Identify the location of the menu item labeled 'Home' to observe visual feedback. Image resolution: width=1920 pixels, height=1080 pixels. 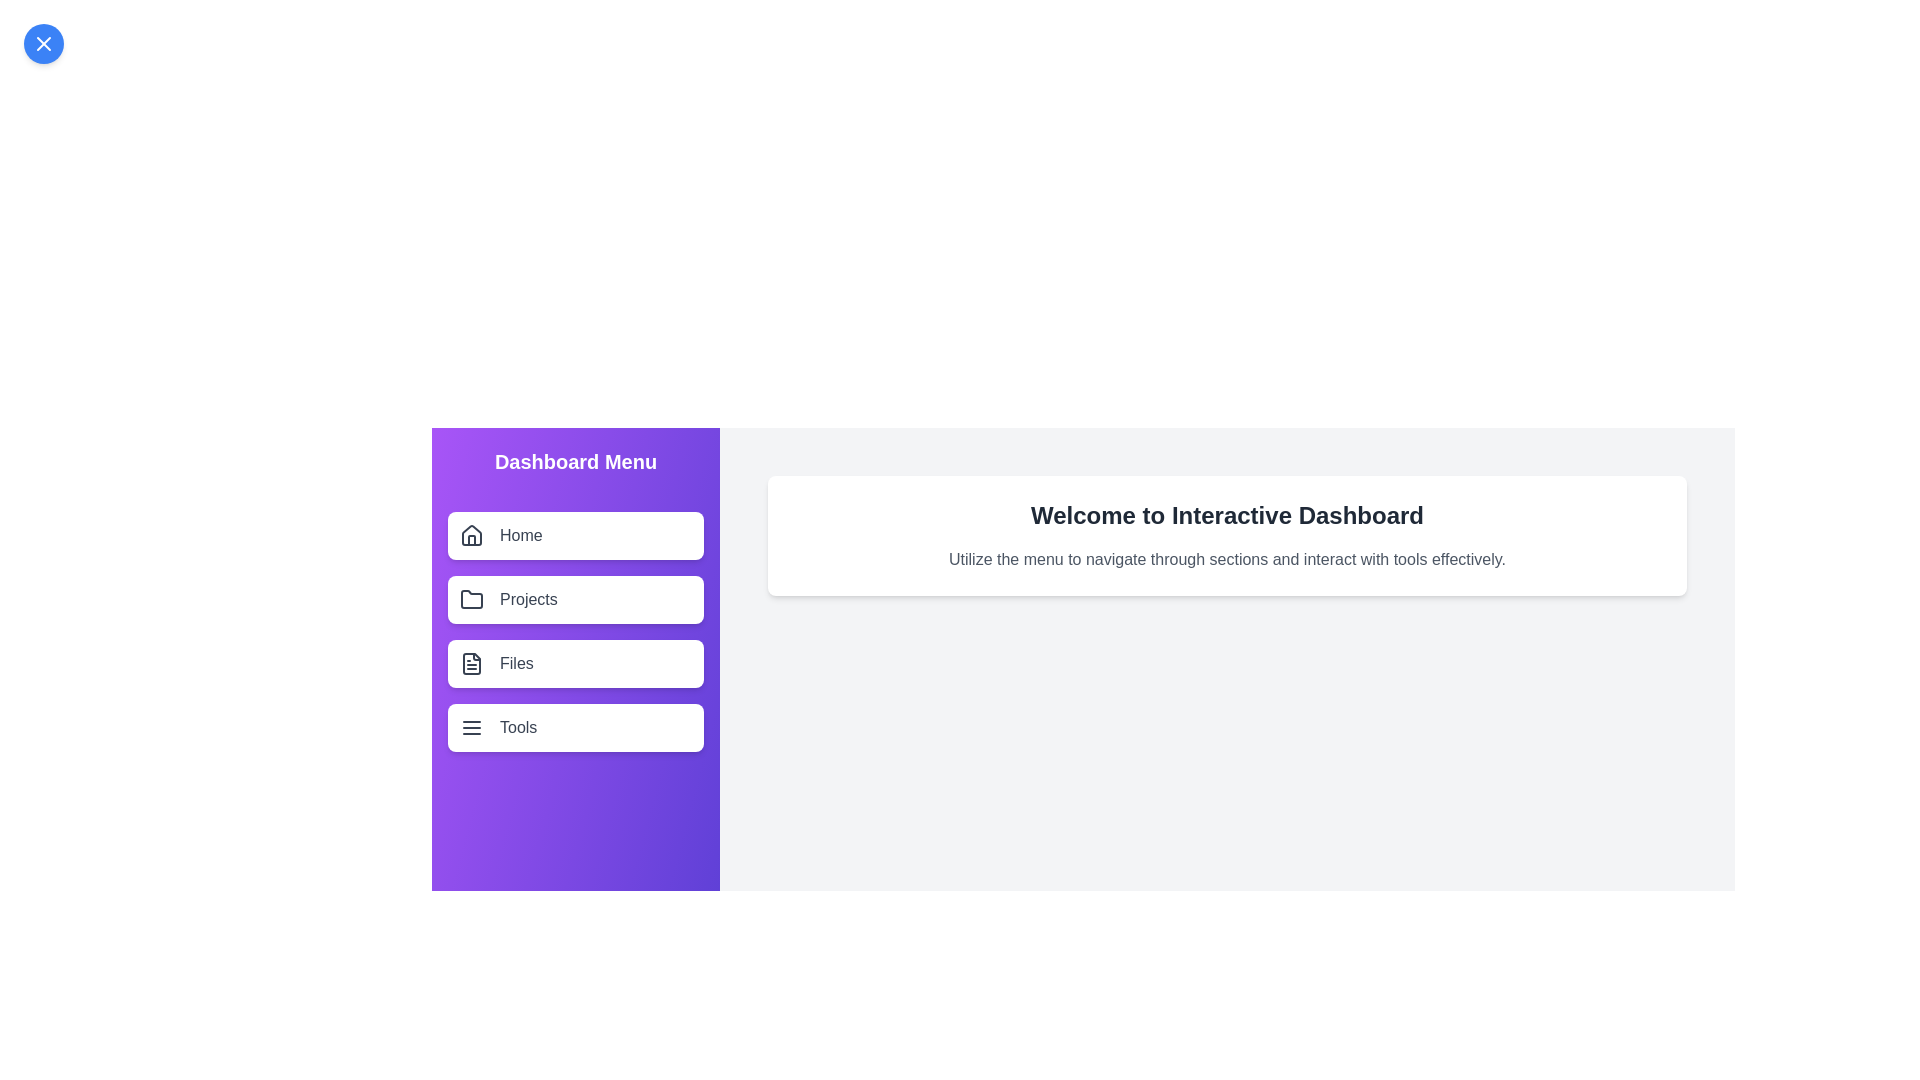
(575, 535).